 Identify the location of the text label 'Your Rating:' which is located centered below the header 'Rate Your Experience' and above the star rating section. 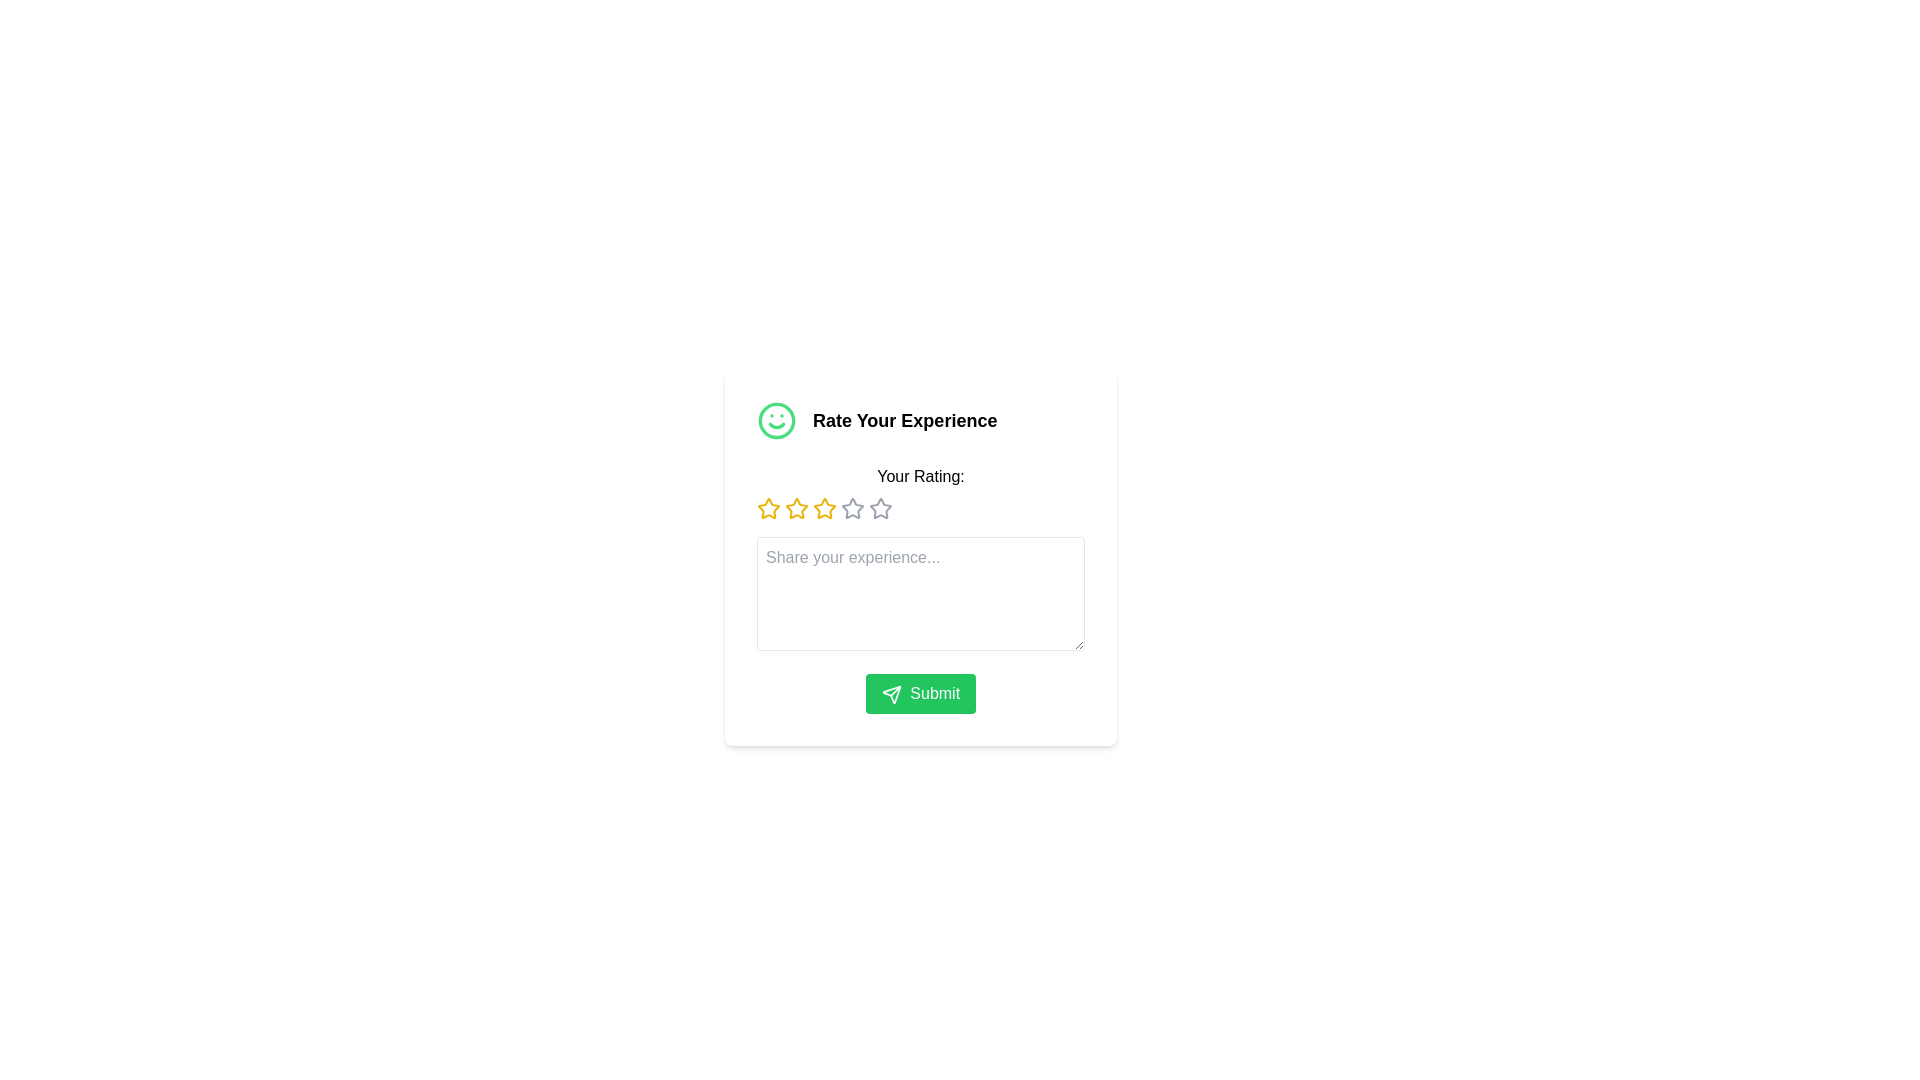
(920, 493).